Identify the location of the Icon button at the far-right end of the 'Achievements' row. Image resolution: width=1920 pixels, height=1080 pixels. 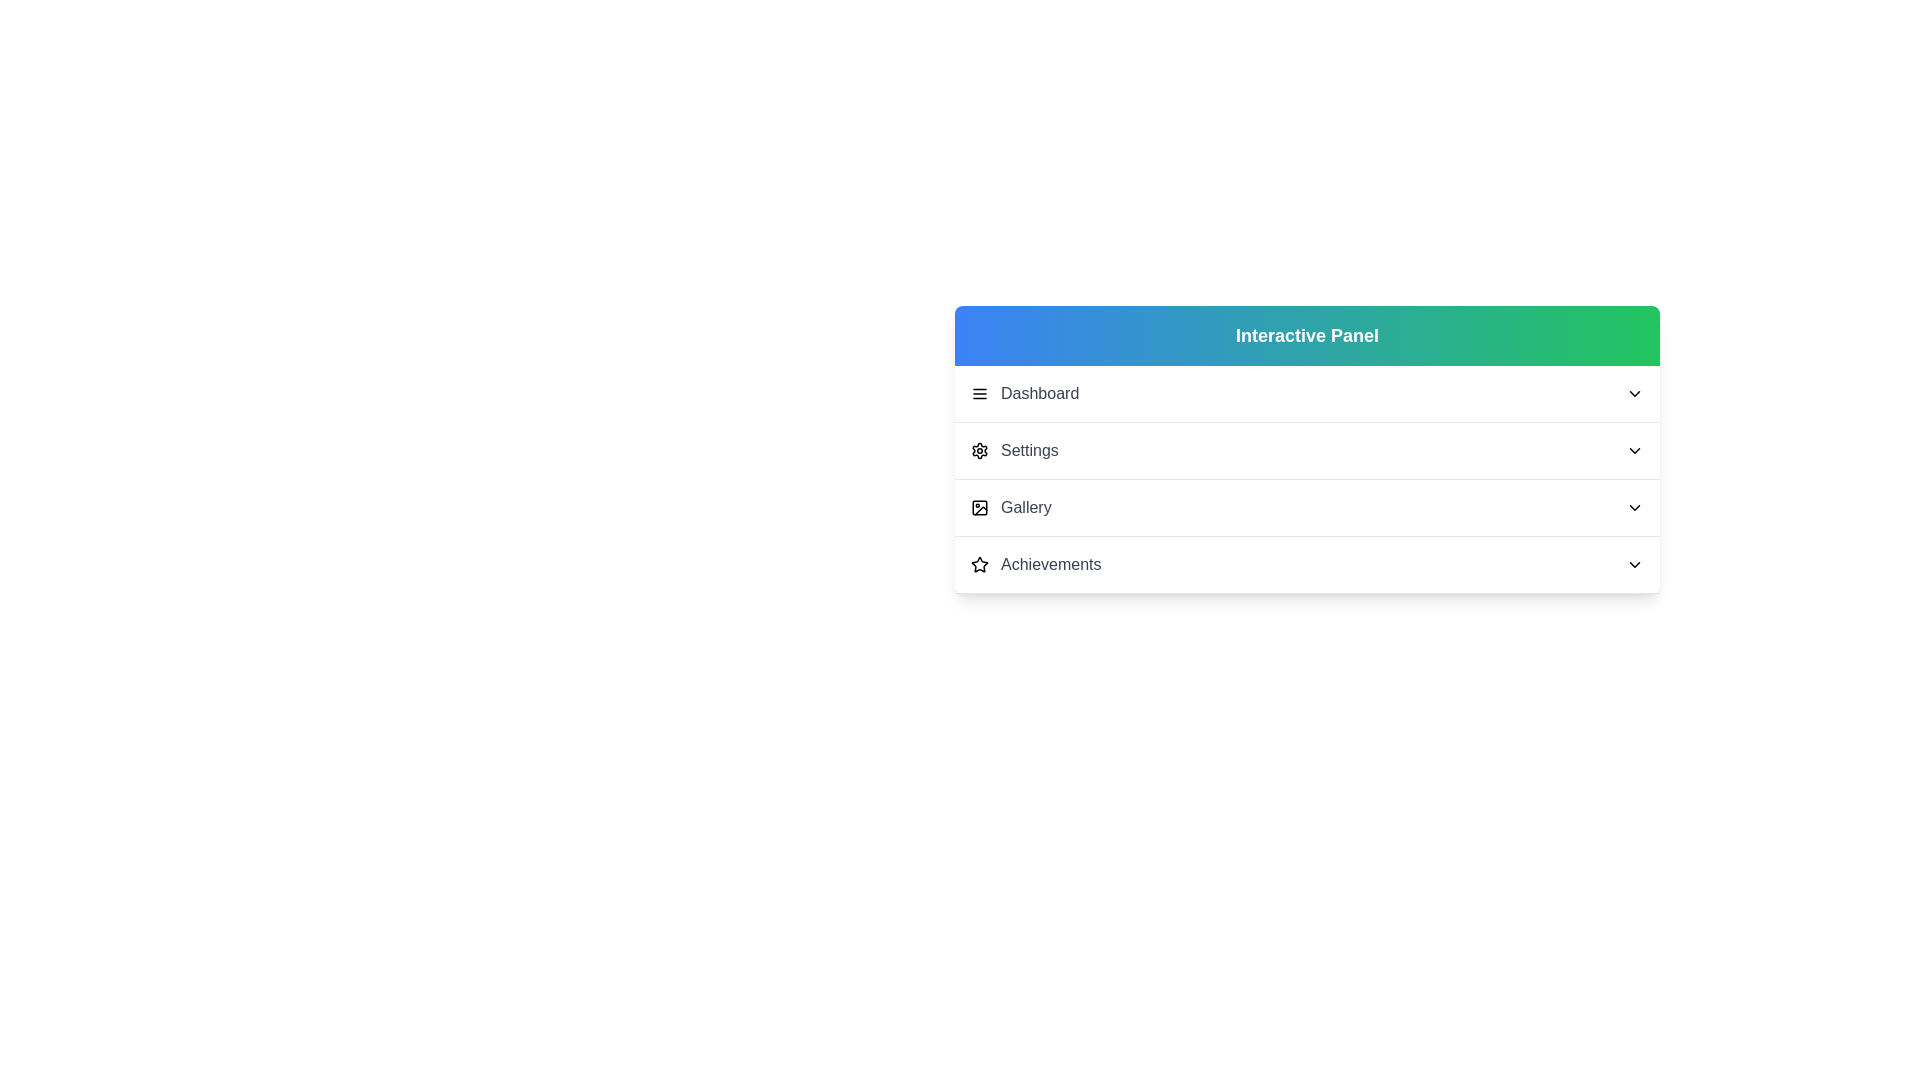
(1635, 564).